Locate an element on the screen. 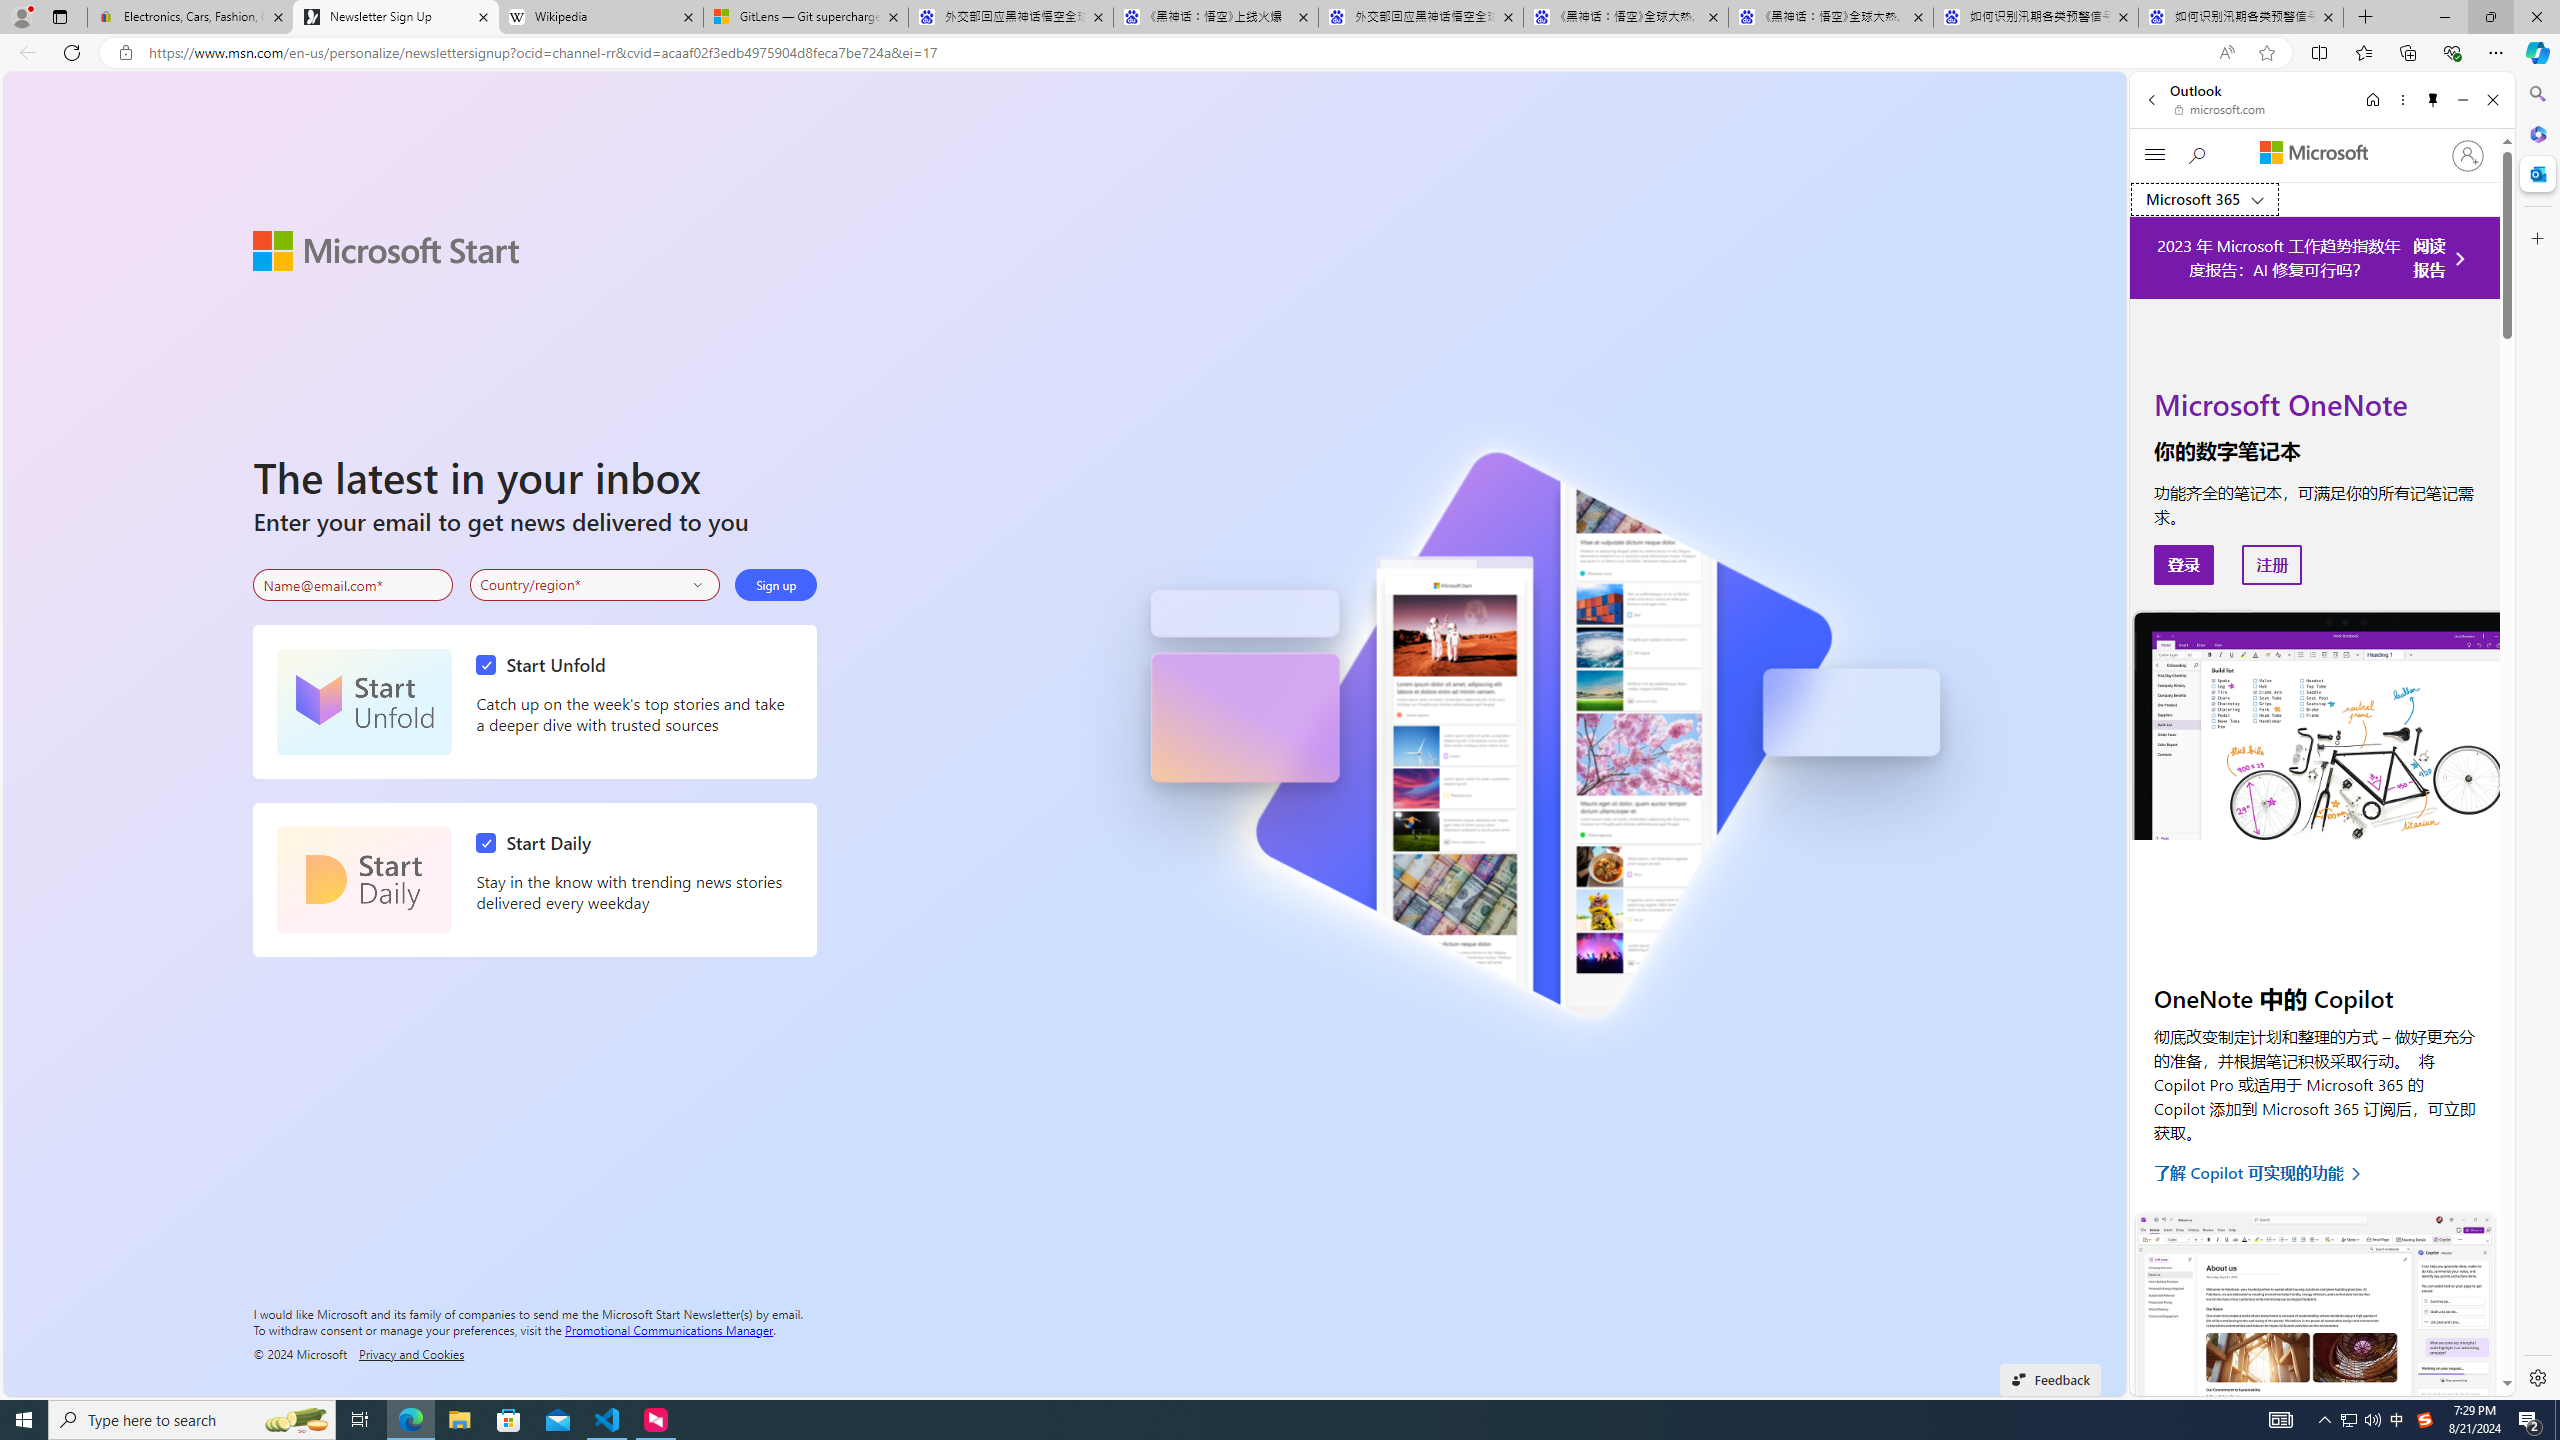 The image size is (2560, 1440). 'Wikipedia' is located at coordinates (599, 16).